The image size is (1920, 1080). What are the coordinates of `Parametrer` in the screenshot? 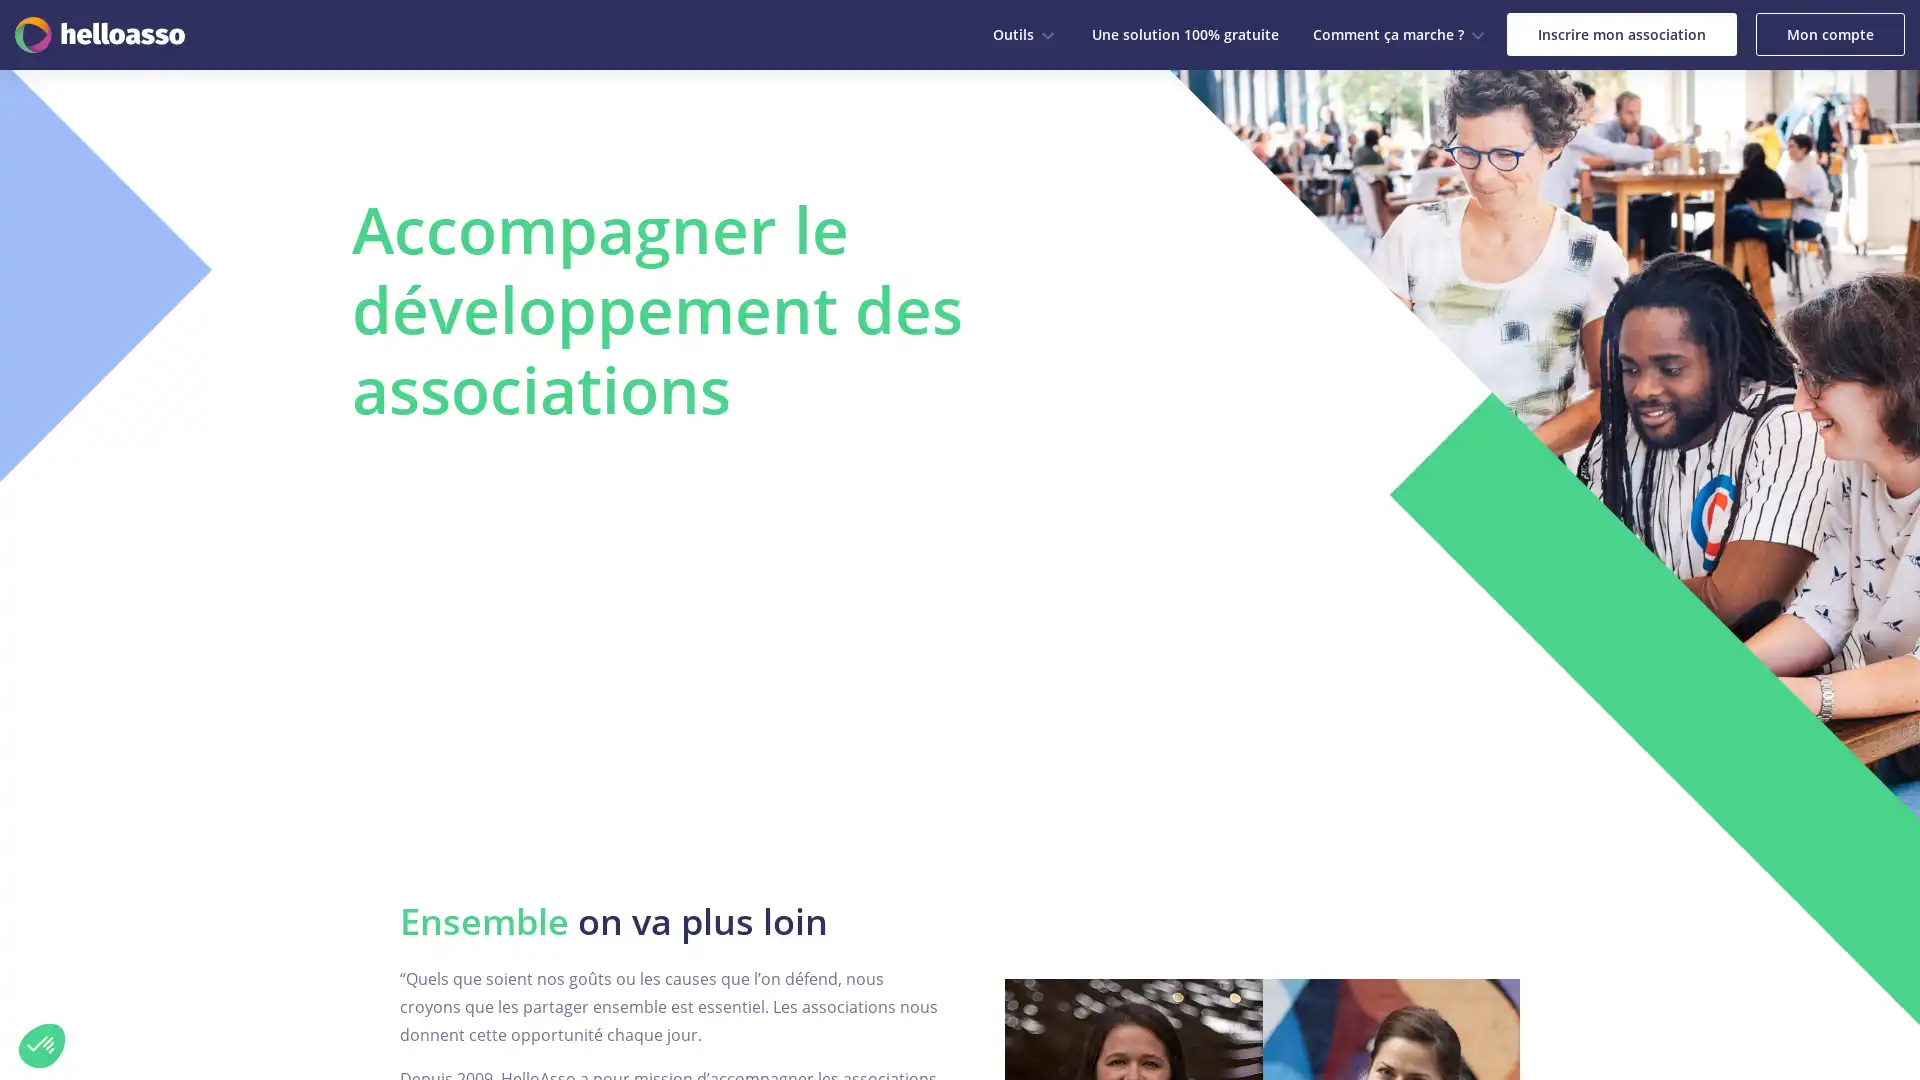 It's located at (230, 978).